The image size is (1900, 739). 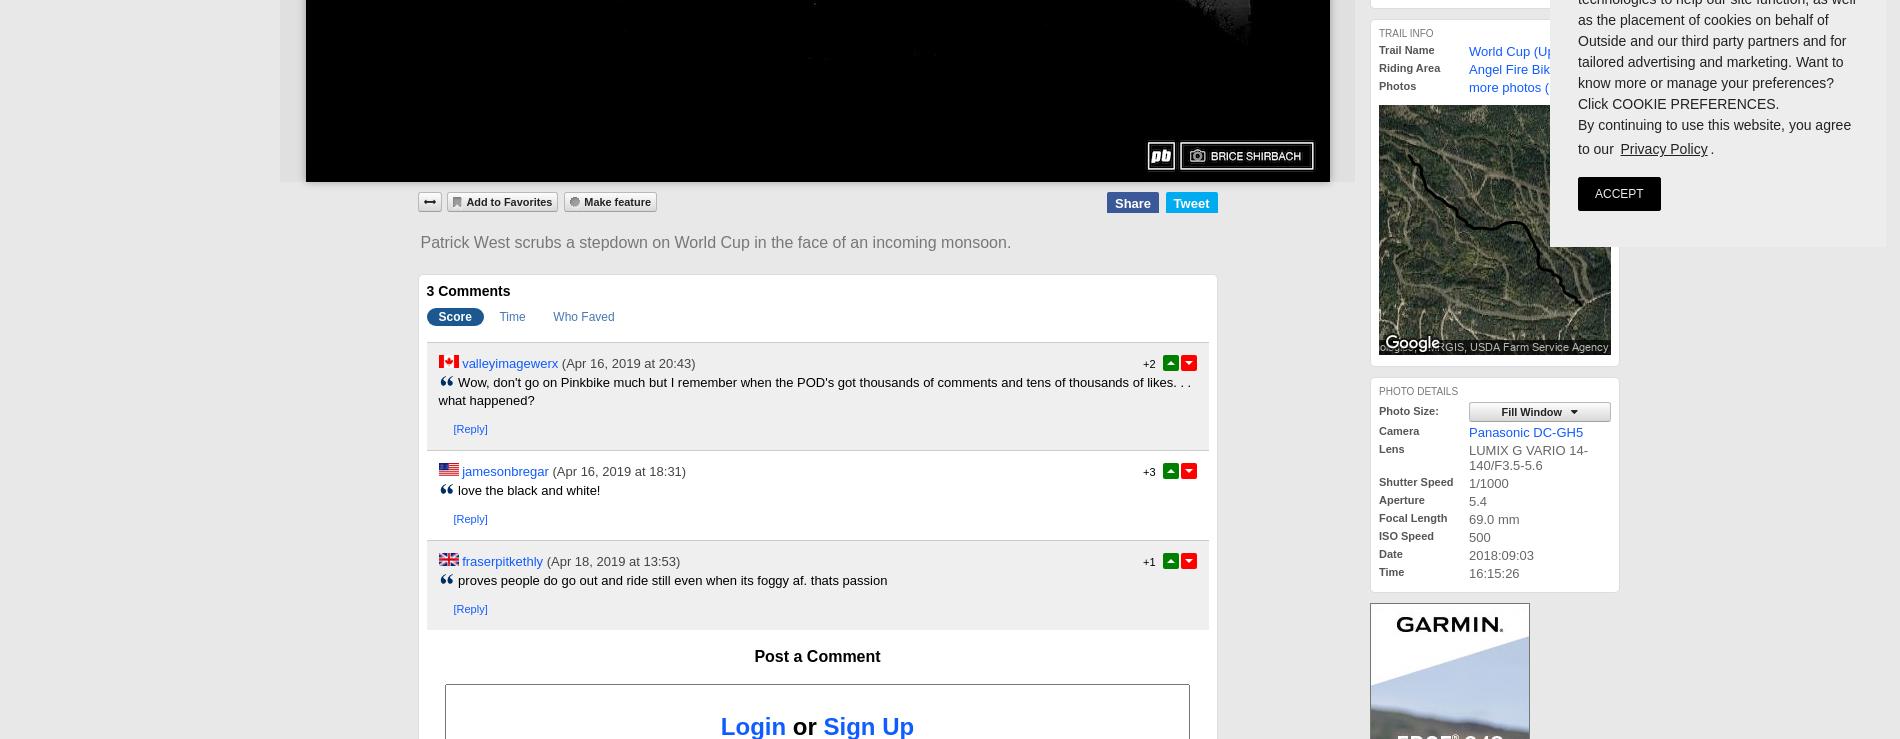 I want to click on 'World Cup (Upper)', so click(x=1523, y=51).